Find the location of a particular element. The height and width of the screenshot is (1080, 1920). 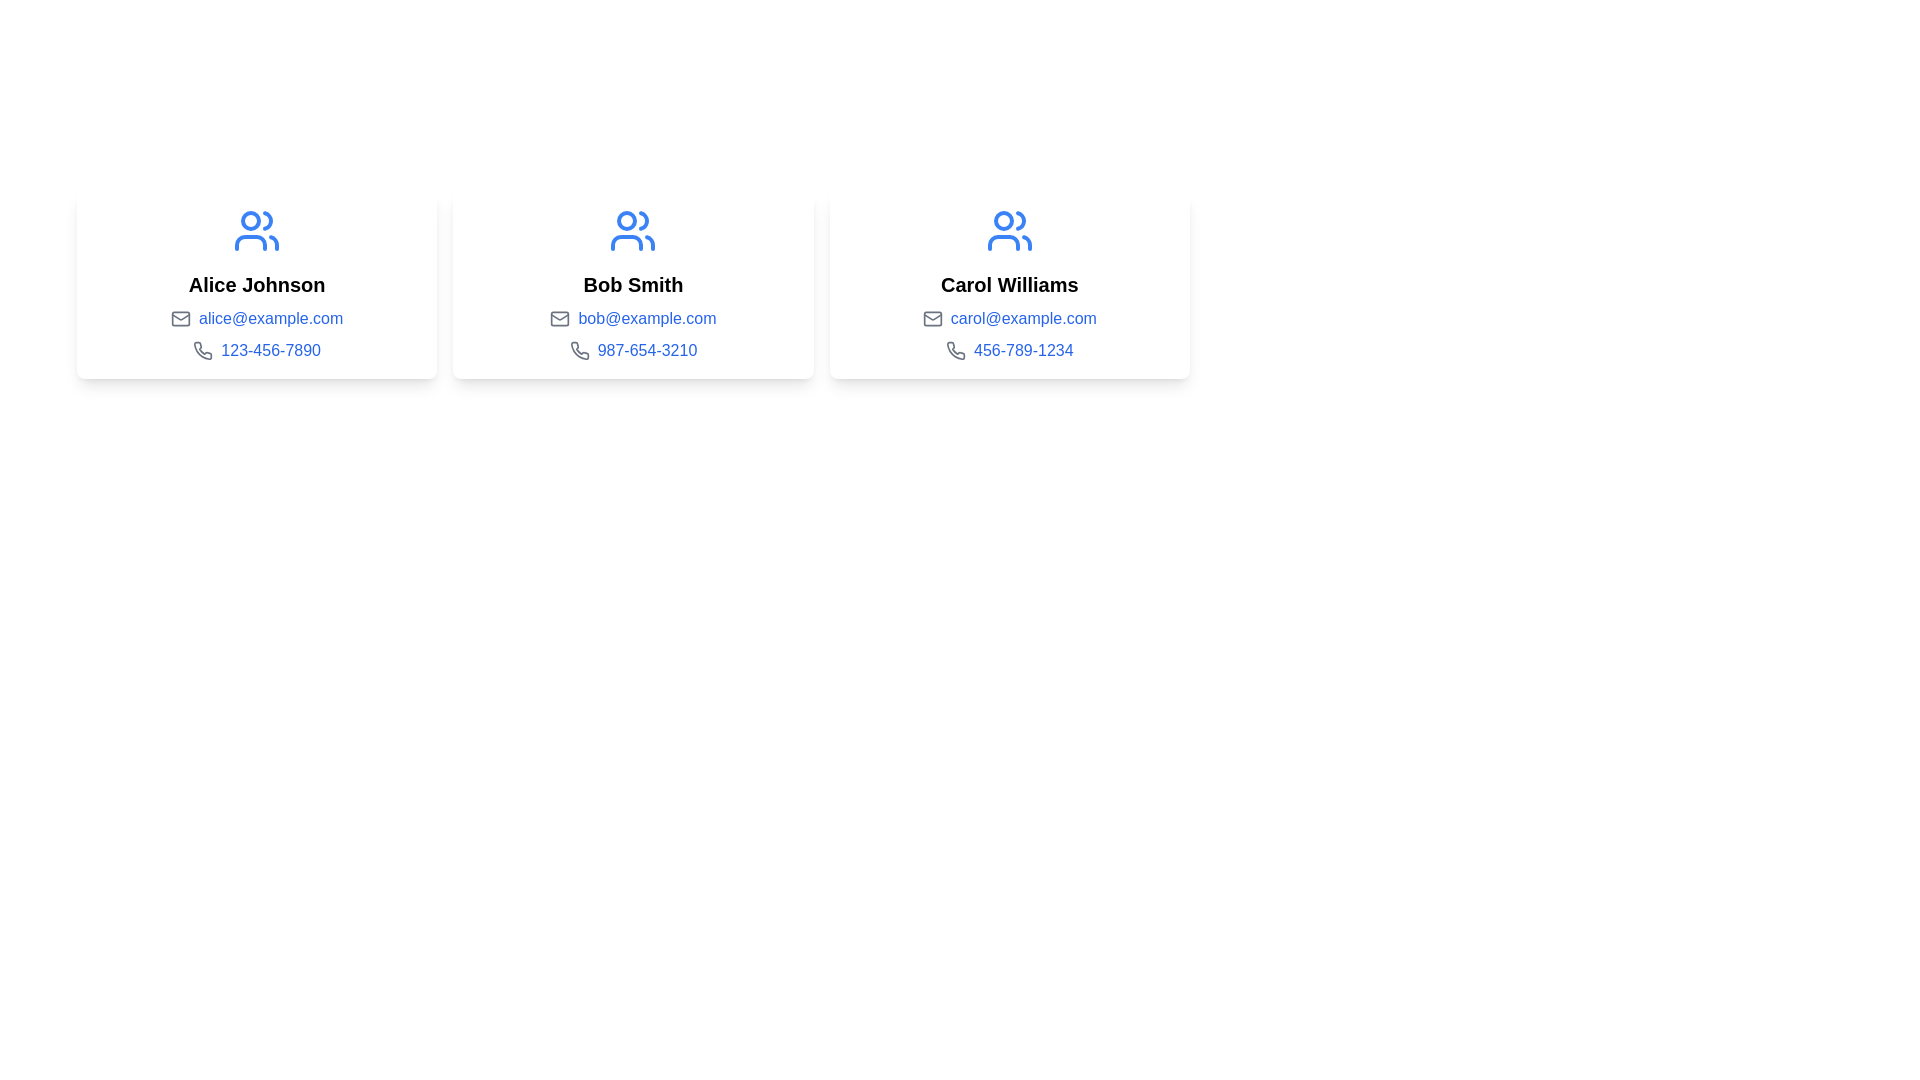

the label displaying the name 'Bob Smith', which is styled in bold and larger font, located near the top-center of the second card in a card layout is located at coordinates (632, 285).